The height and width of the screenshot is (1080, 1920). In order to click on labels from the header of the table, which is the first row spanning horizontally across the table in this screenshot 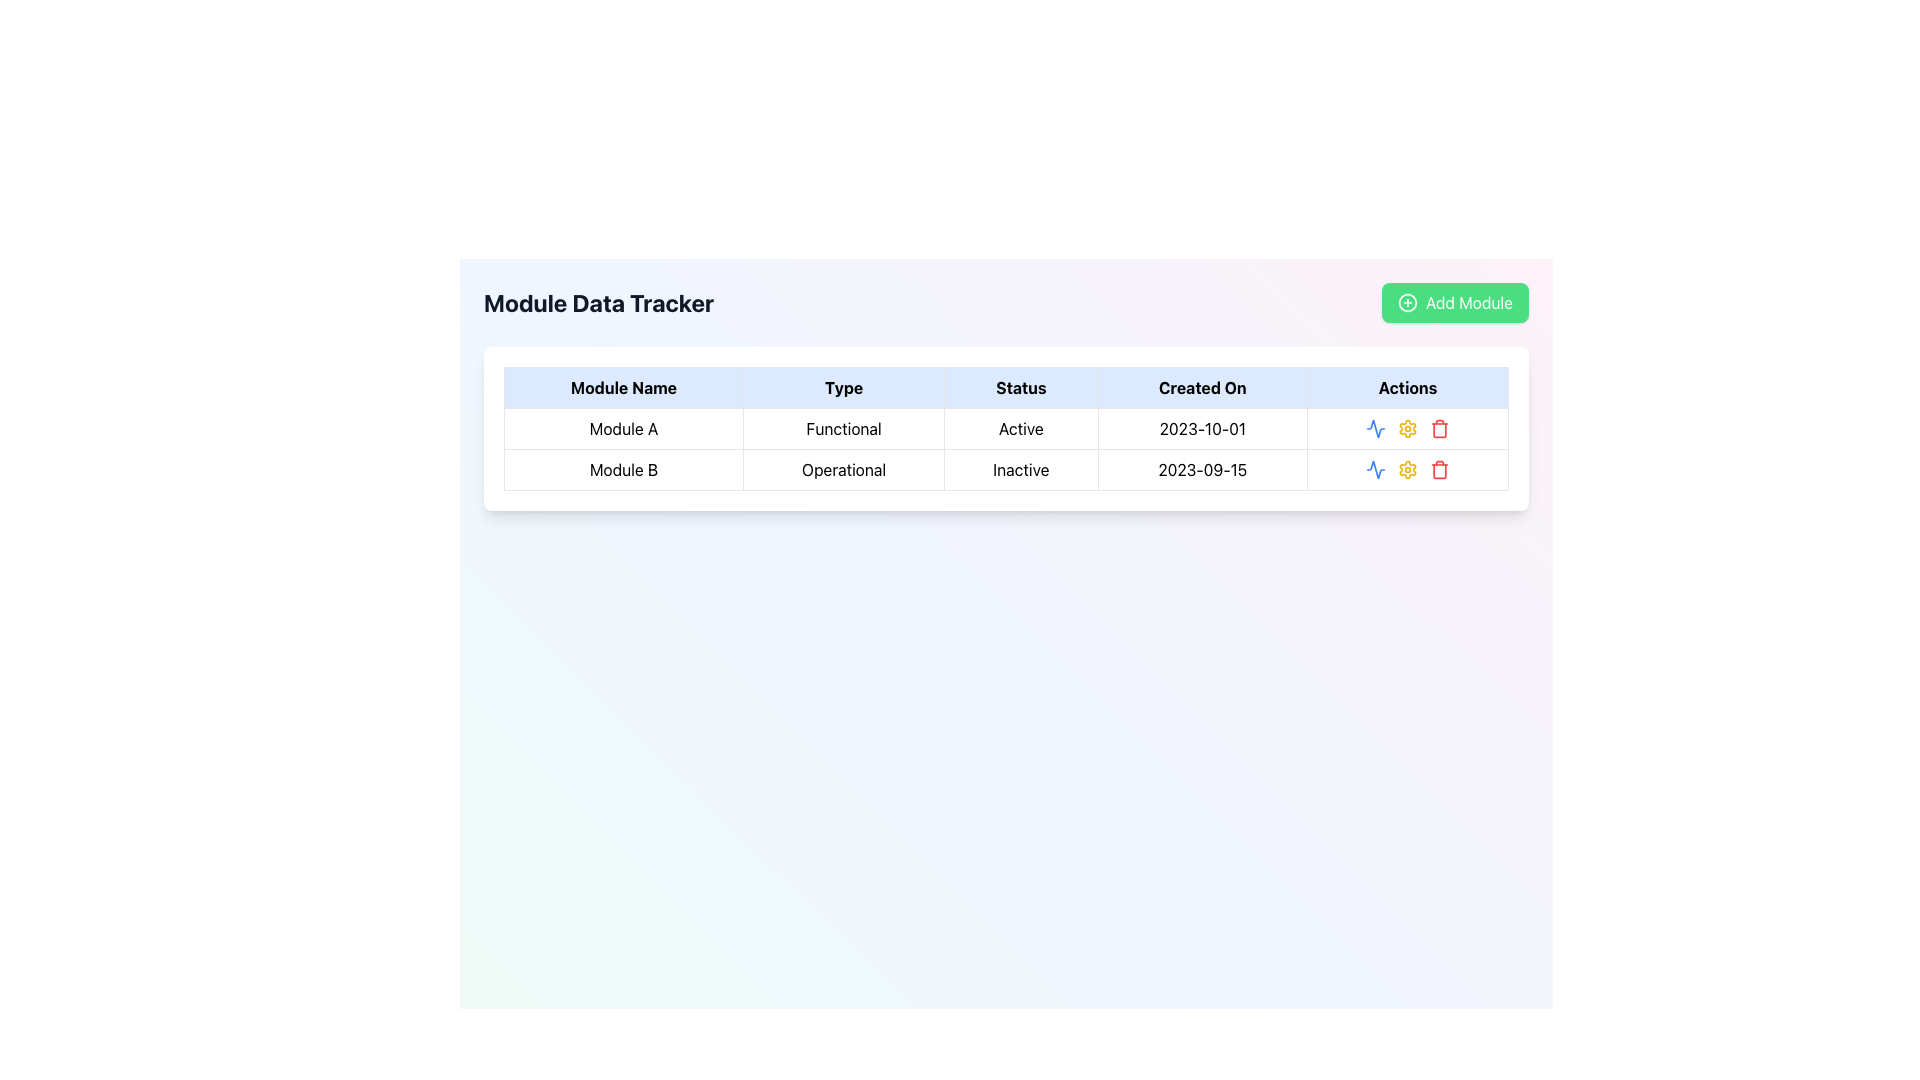, I will do `click(1006, 388)`.